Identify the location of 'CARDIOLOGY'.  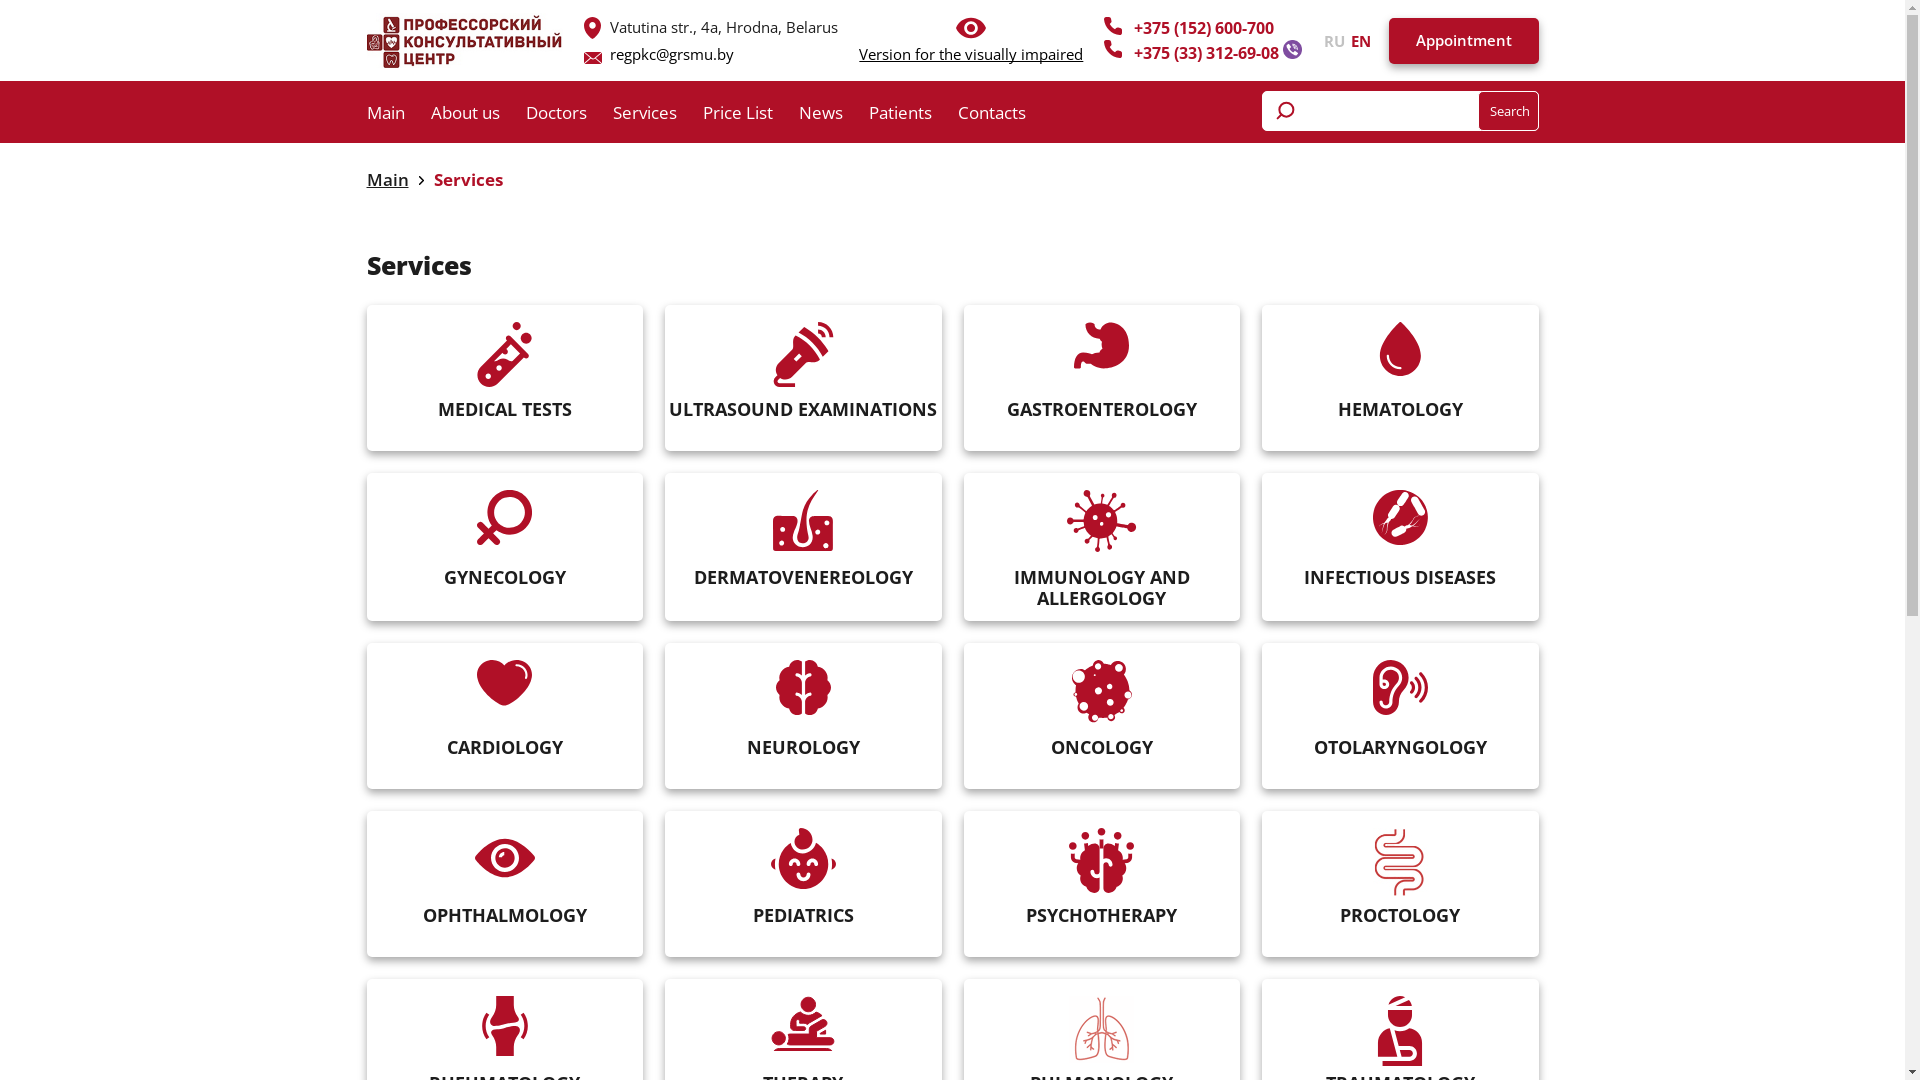
(505, 716).